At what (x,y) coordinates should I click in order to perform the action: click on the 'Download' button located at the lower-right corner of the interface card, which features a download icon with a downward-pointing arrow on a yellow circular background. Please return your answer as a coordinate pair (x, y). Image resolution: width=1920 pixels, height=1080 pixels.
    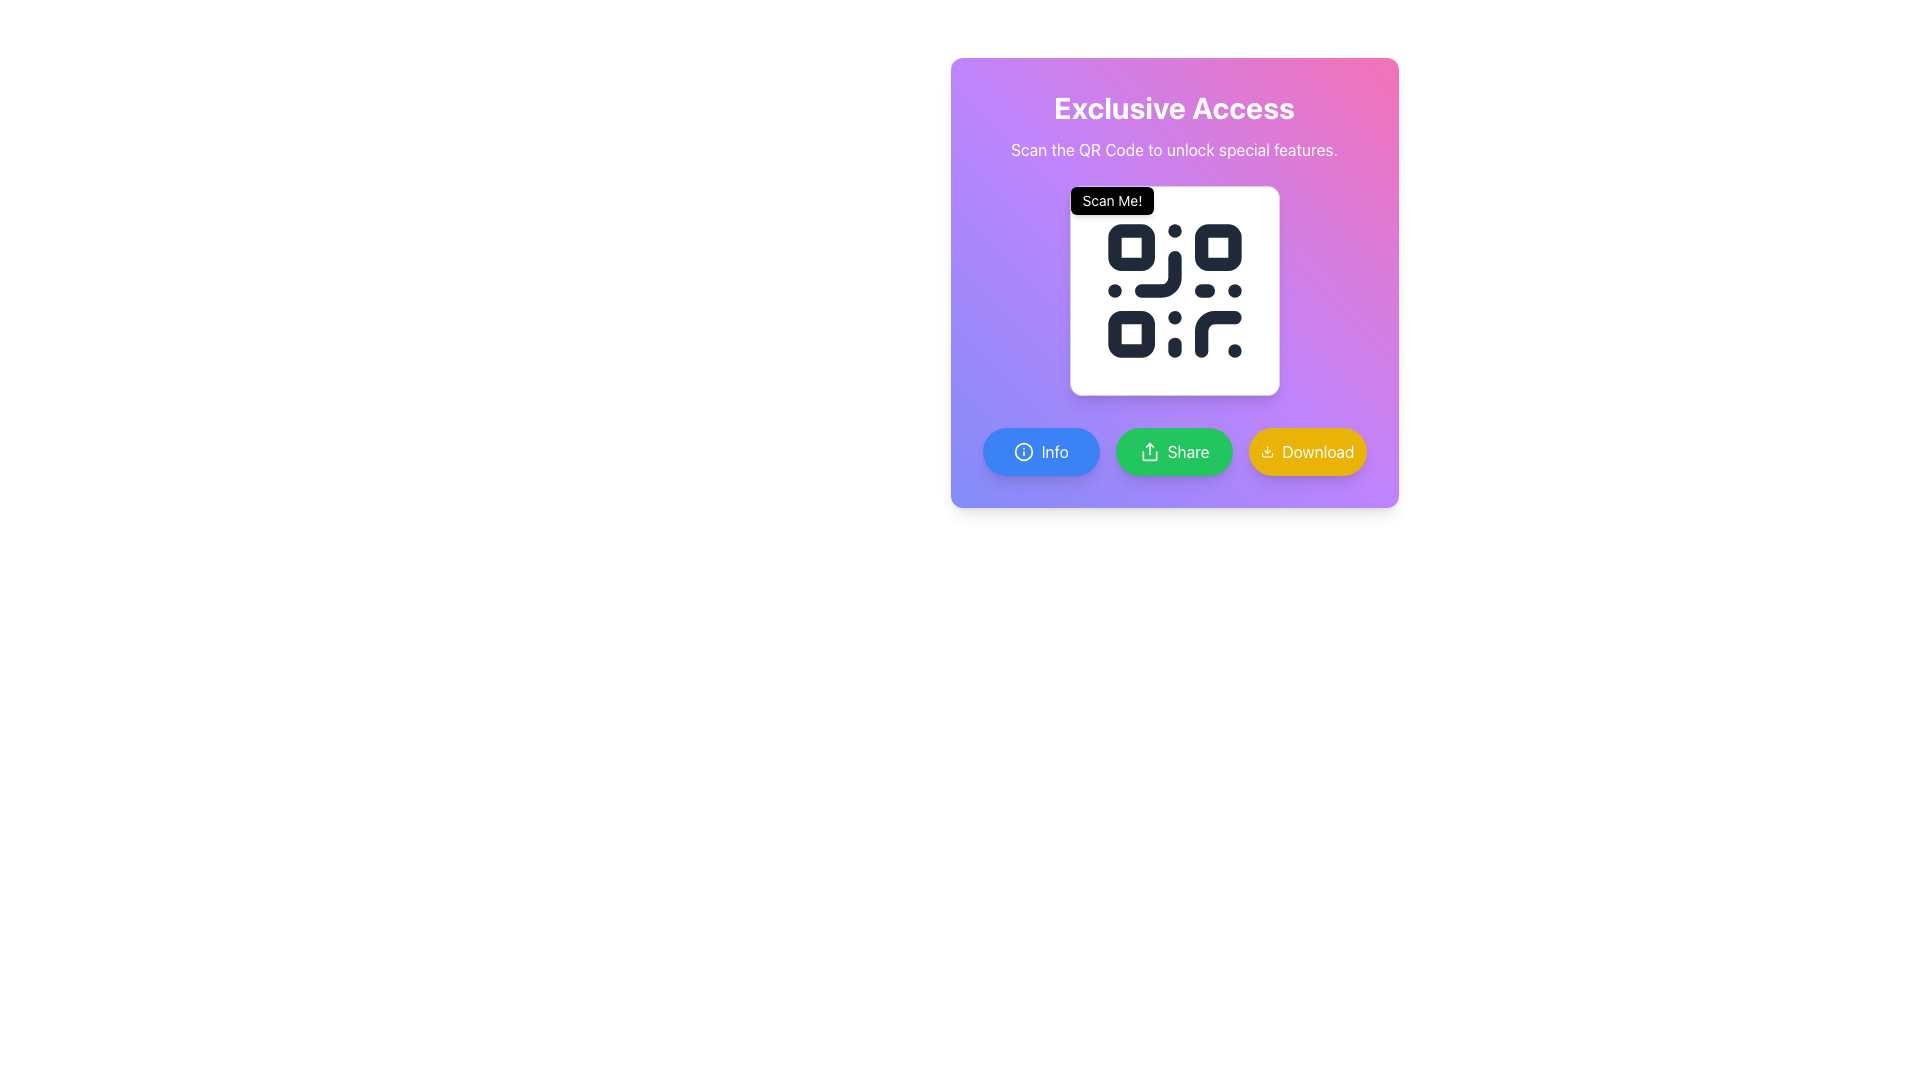
    Looking at the image, I should click on (1266, 451).